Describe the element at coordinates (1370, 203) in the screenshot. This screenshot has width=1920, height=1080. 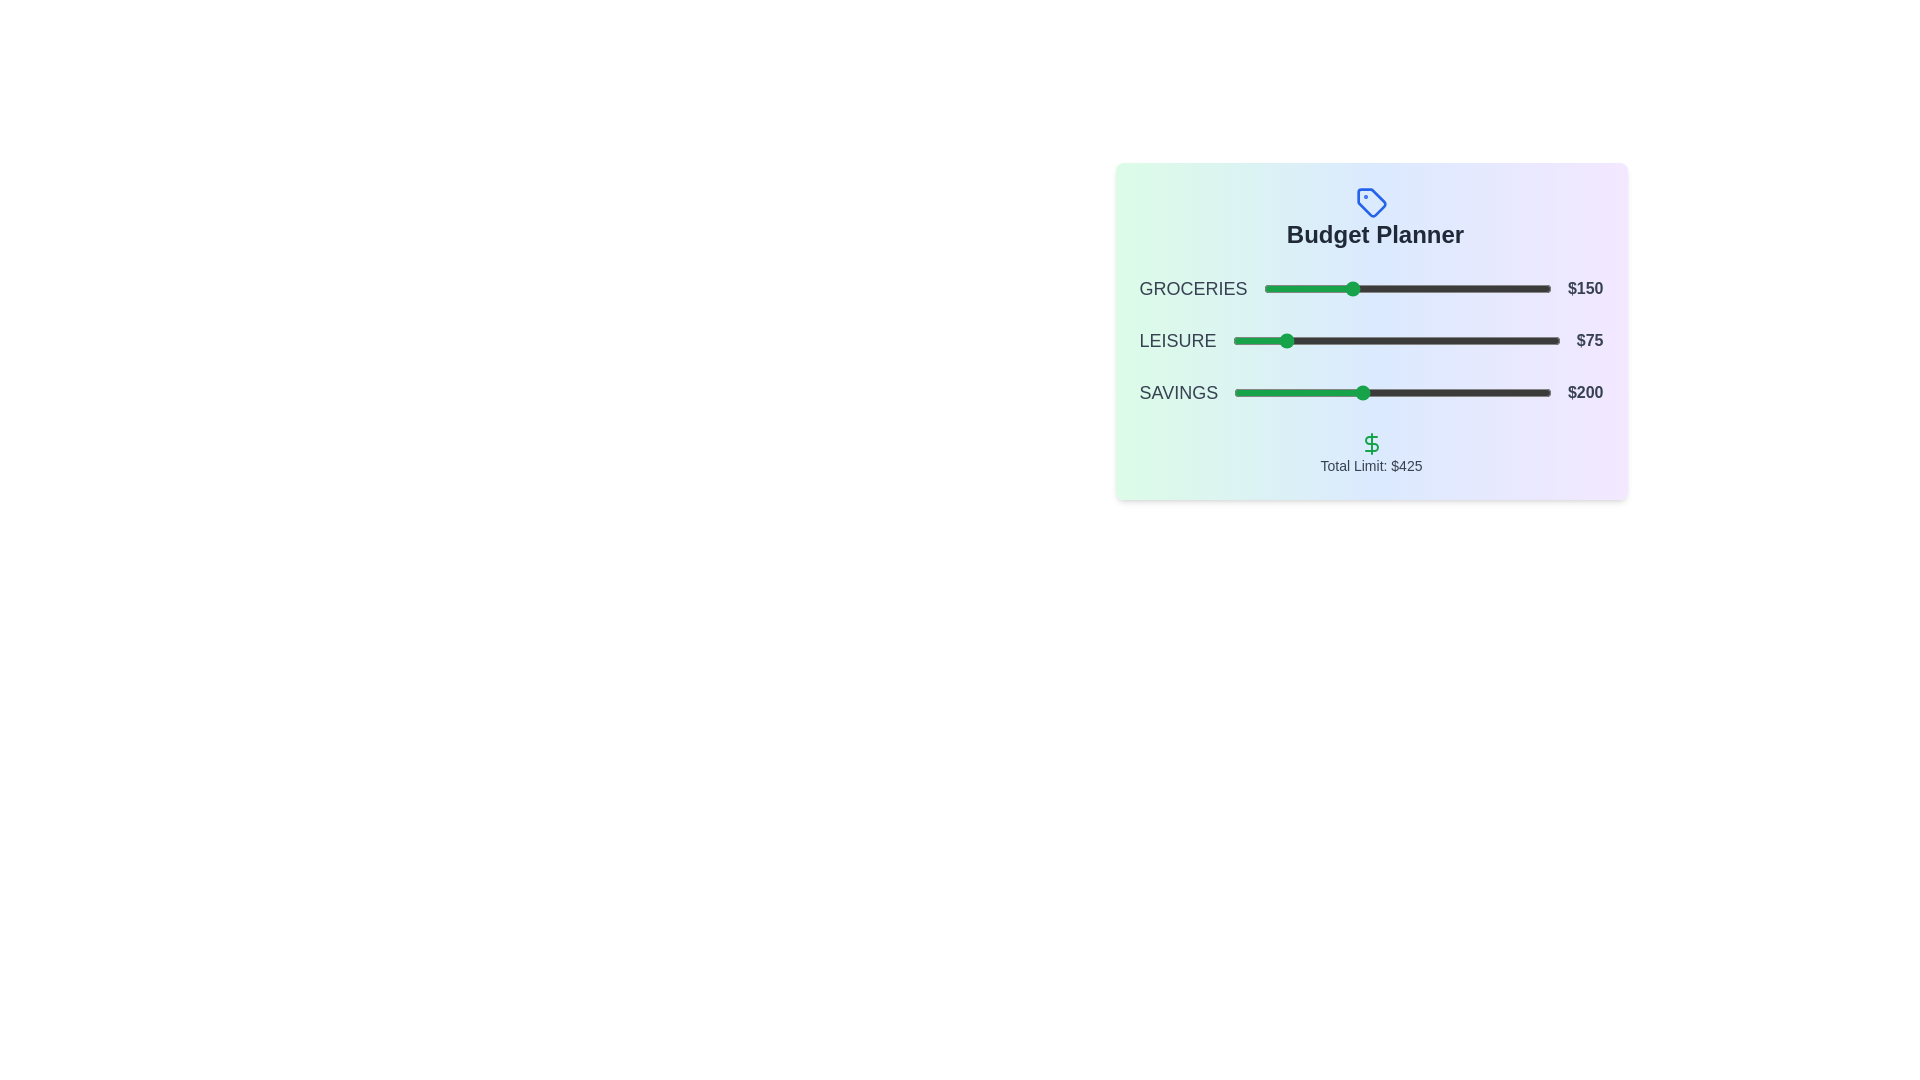
I see `the icon in the header to access additional features` at that location.